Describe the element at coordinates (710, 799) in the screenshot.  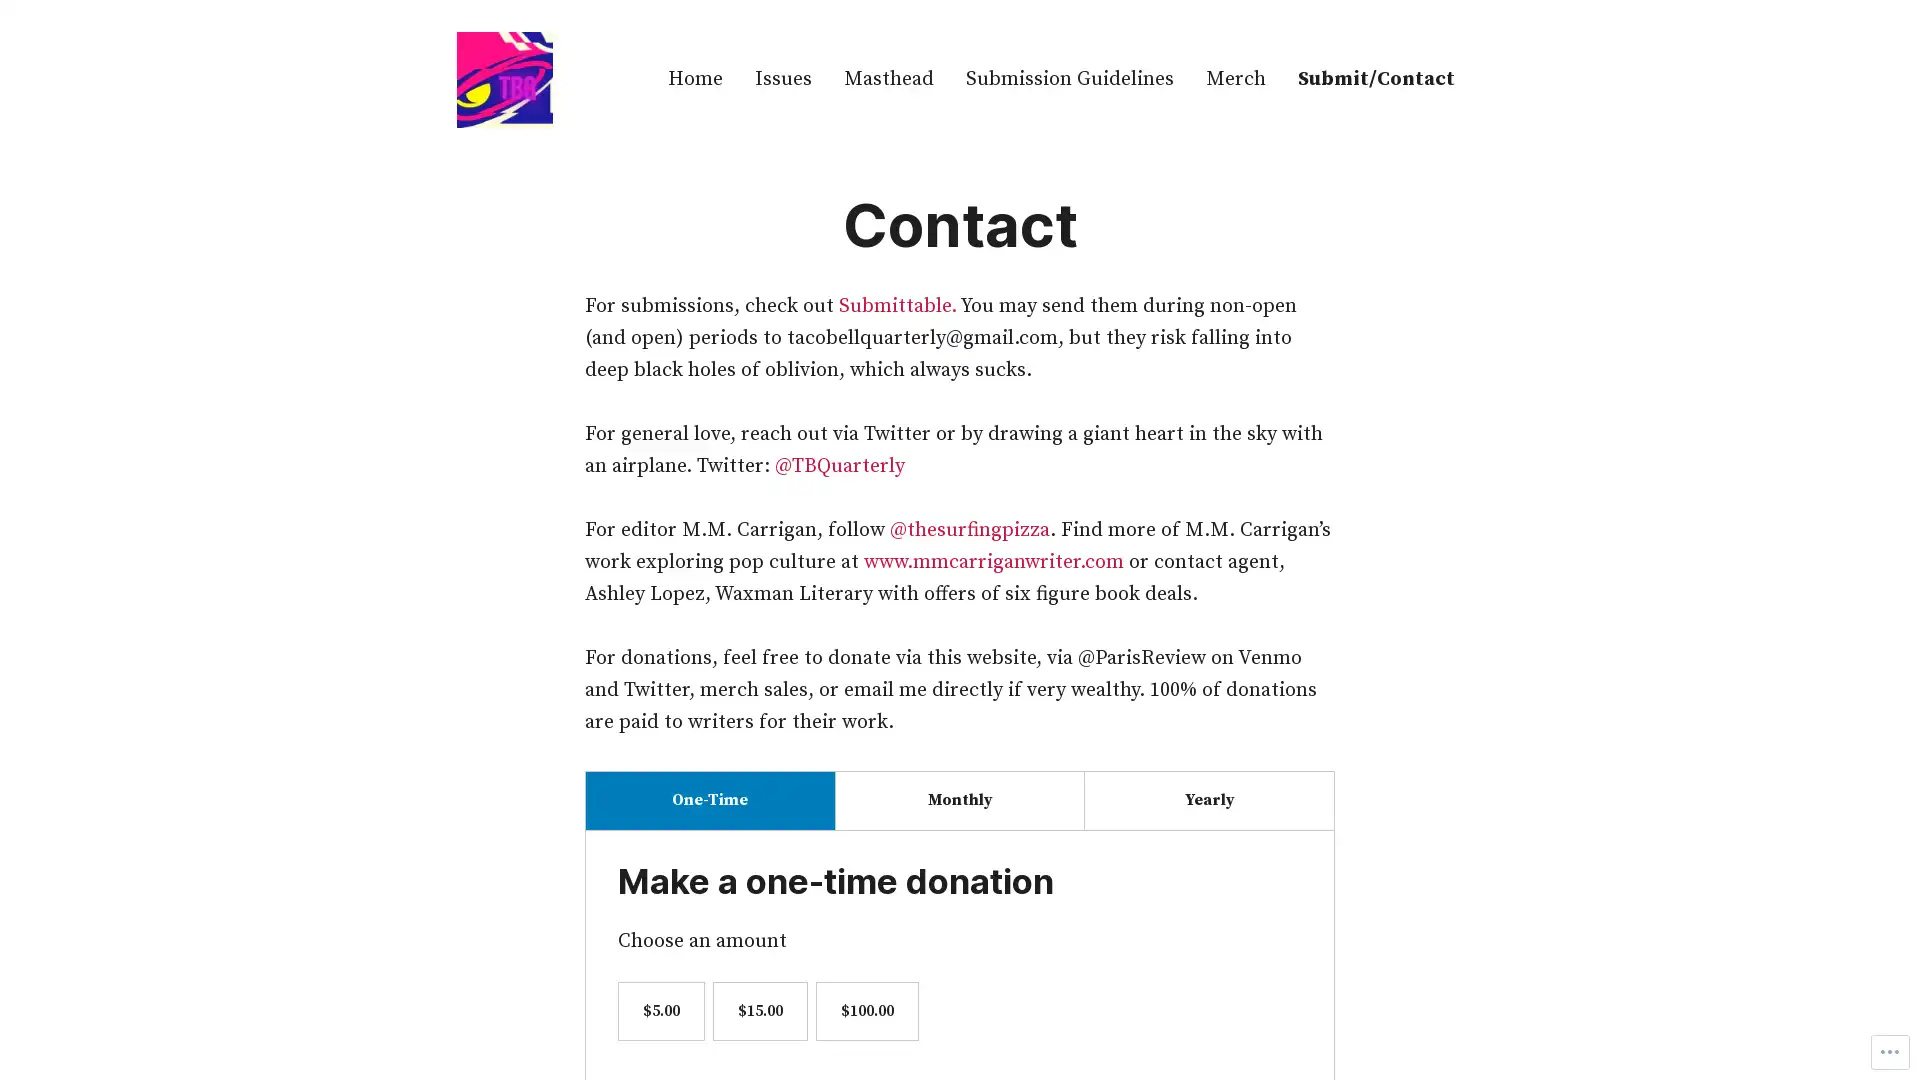
I see `One-Time` at that location.